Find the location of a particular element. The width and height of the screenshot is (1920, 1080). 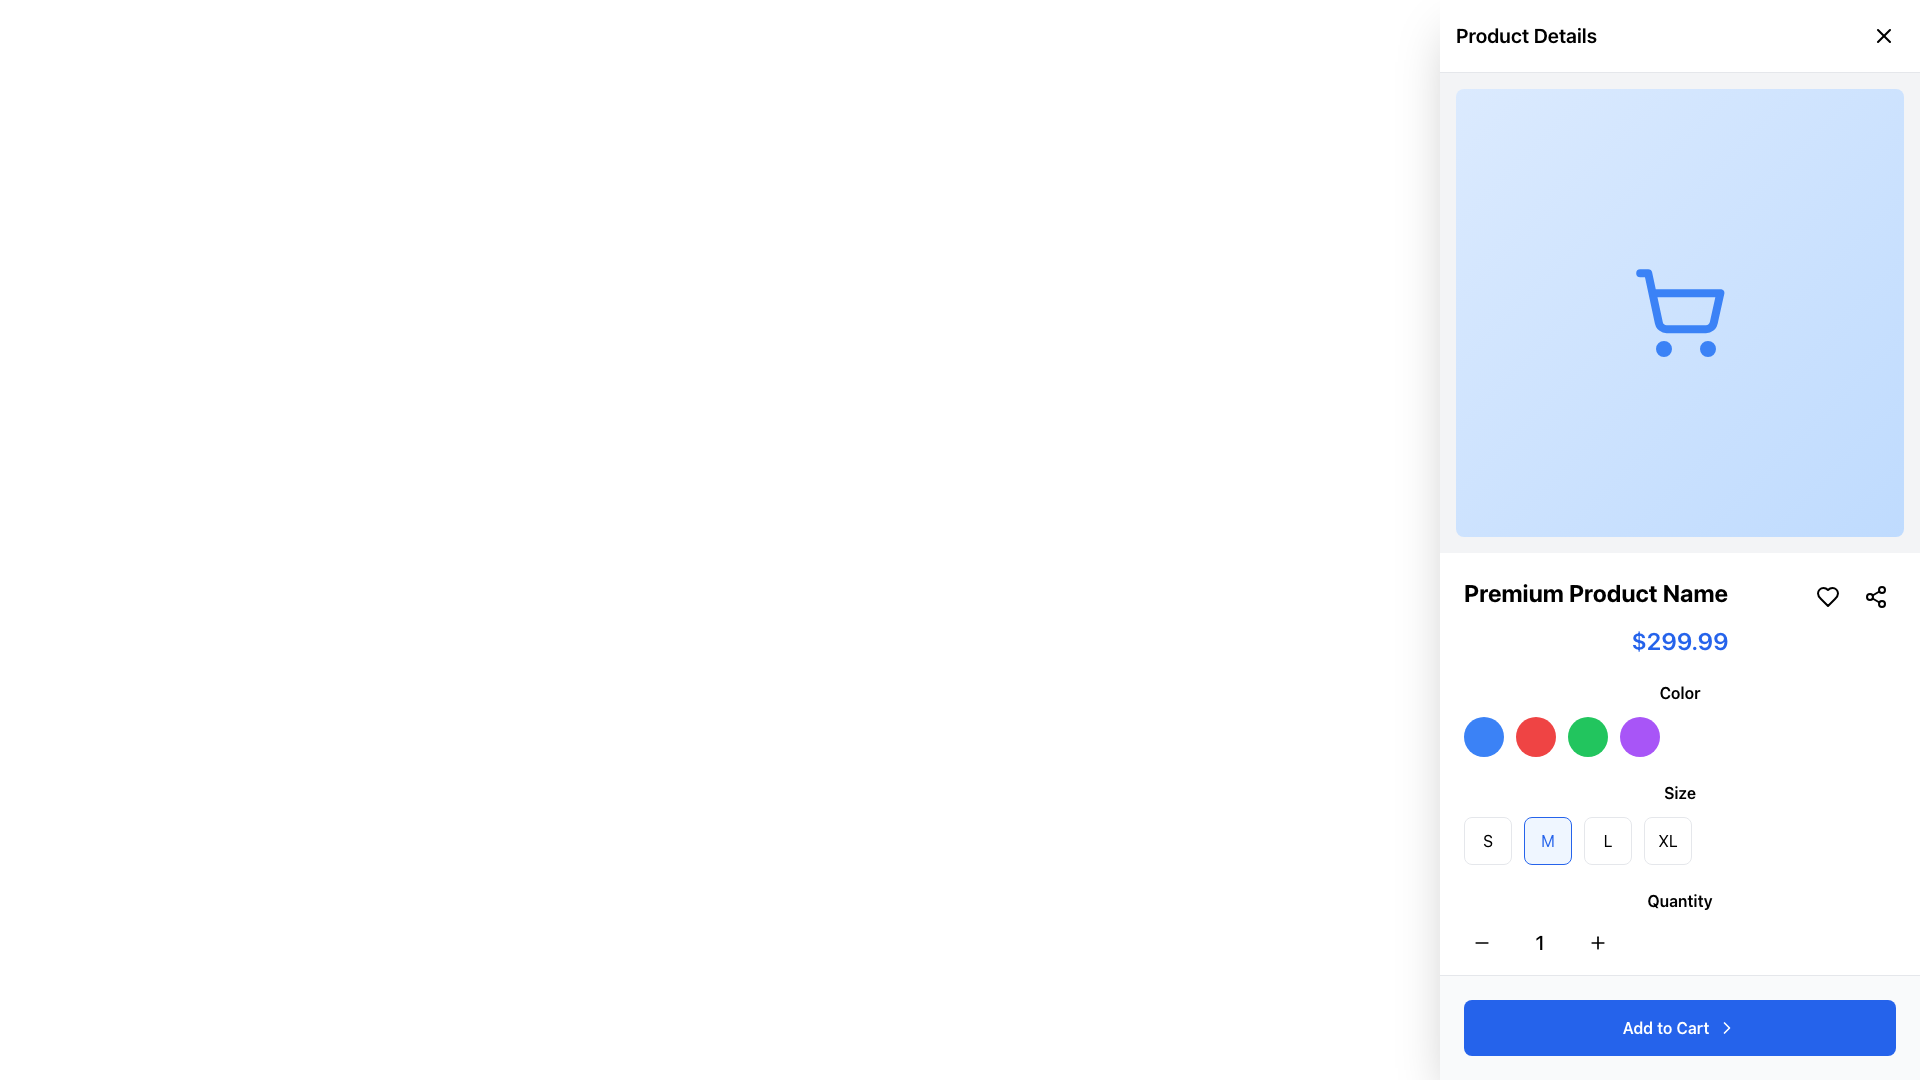

the increment and decrement buttons of the Quantity selector, which is labeled 'Quantity' and is centrally aligned within the right-hand panel is located at coordinates (1680, 925).